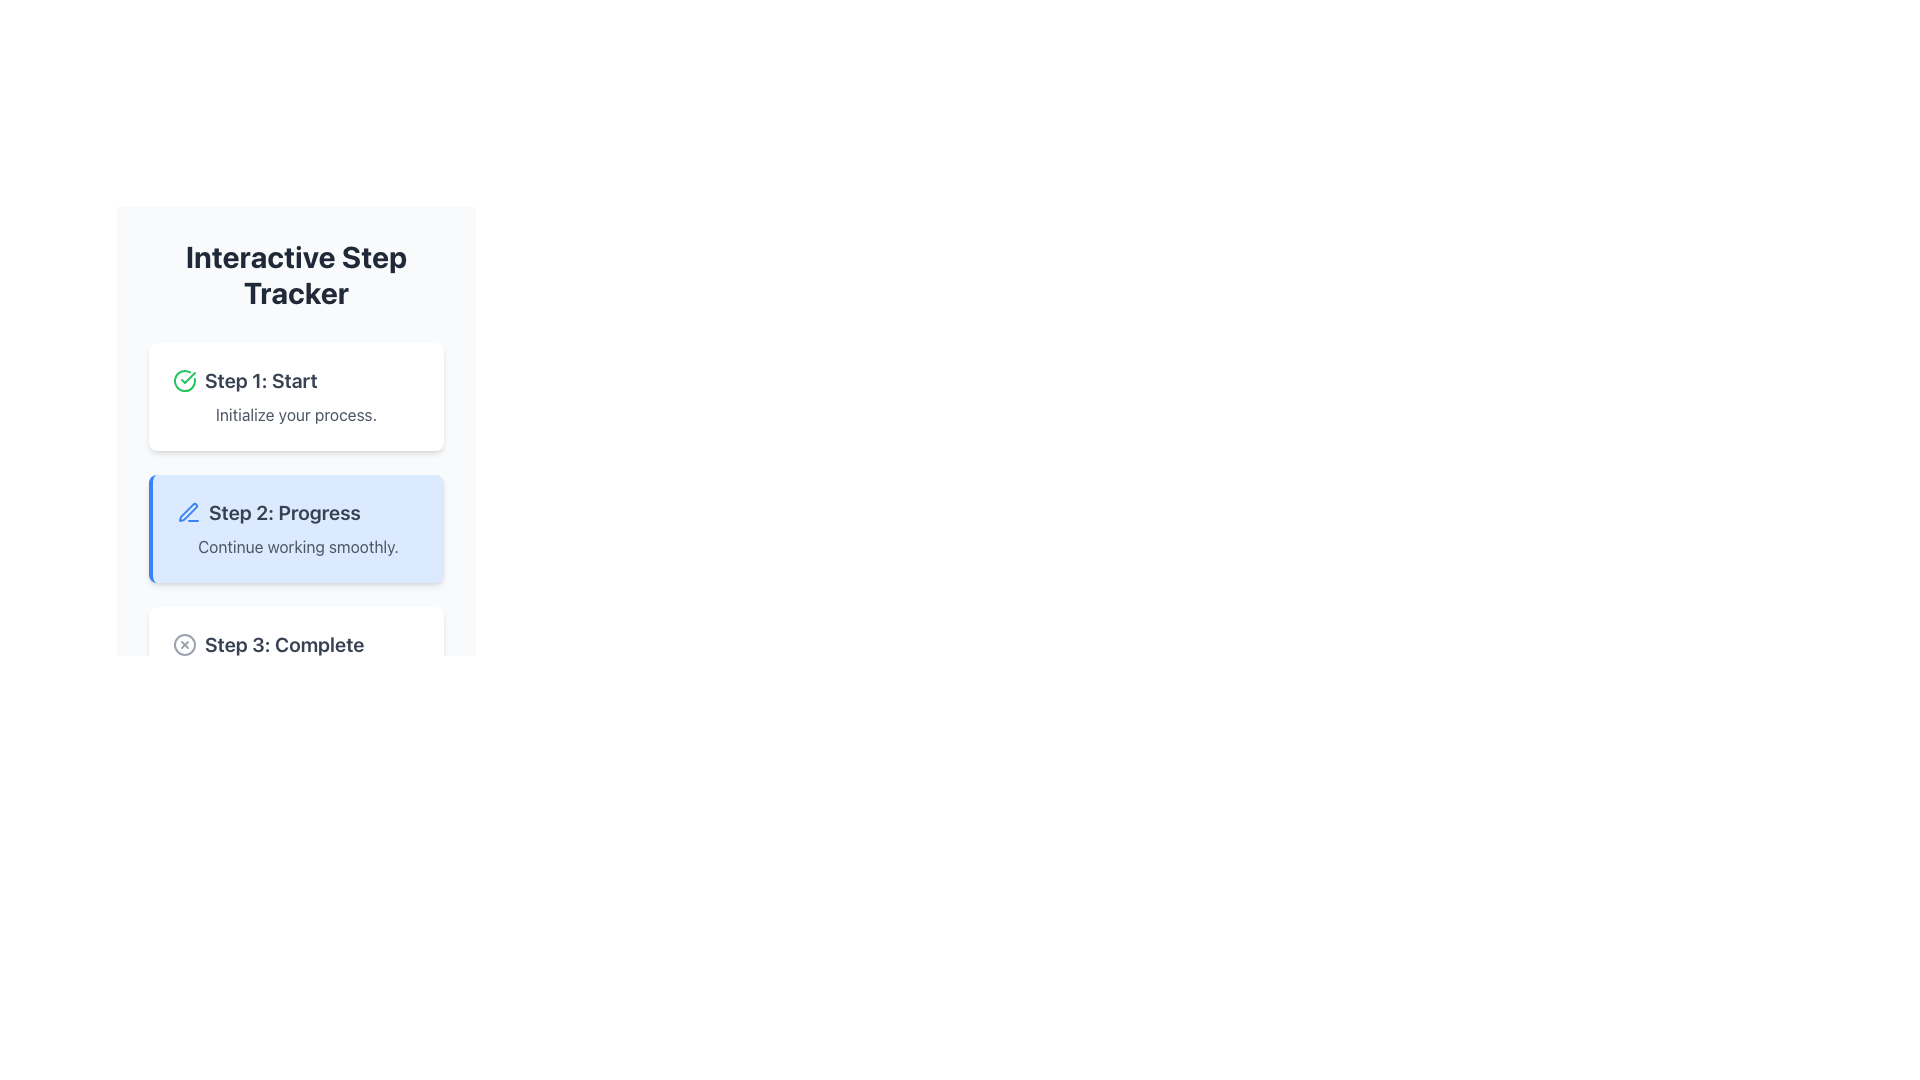  Describe the element at coordinates (295, 414) in the screenshot. I see `the static text element that reads 'Initialize your process.' located beneath the title 'Step 1: Start' in the first card of the step-by-step process` at that location.